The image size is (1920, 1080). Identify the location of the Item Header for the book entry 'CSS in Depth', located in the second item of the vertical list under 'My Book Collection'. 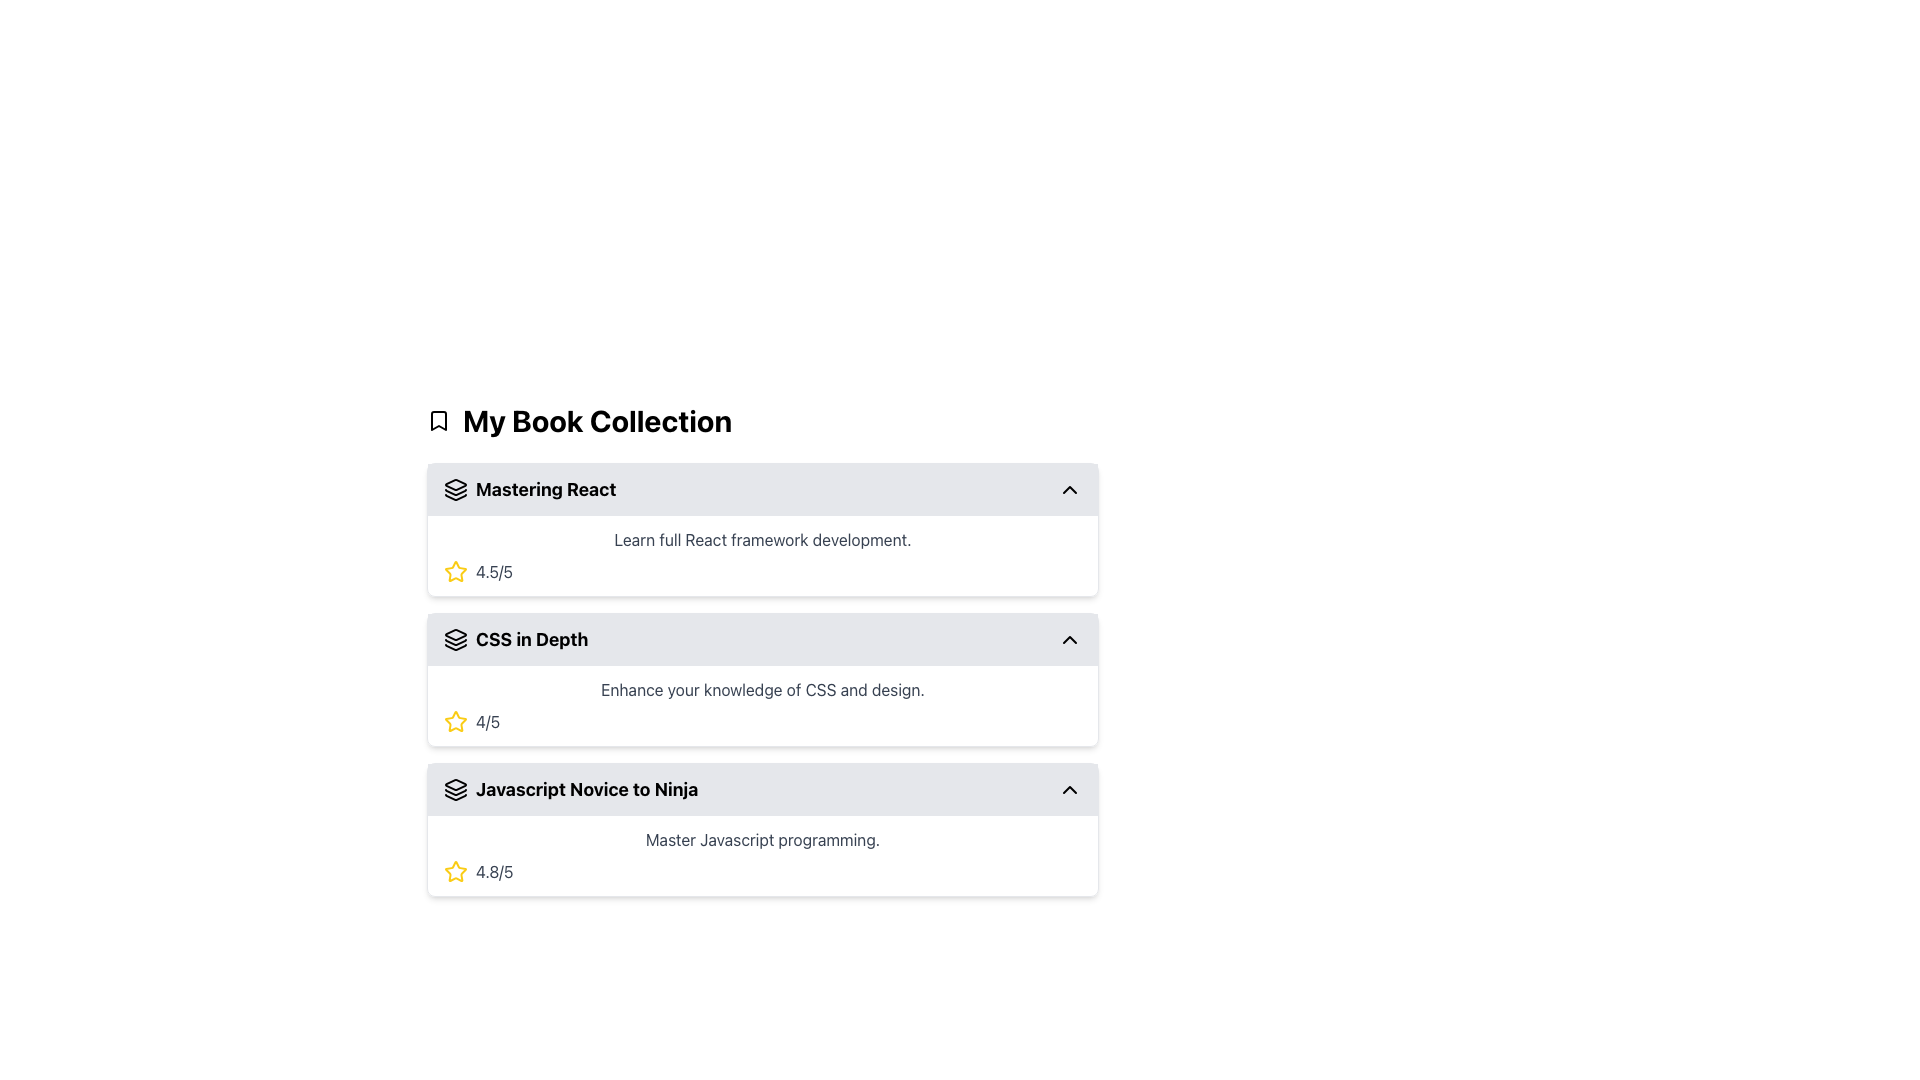
(516, 640).